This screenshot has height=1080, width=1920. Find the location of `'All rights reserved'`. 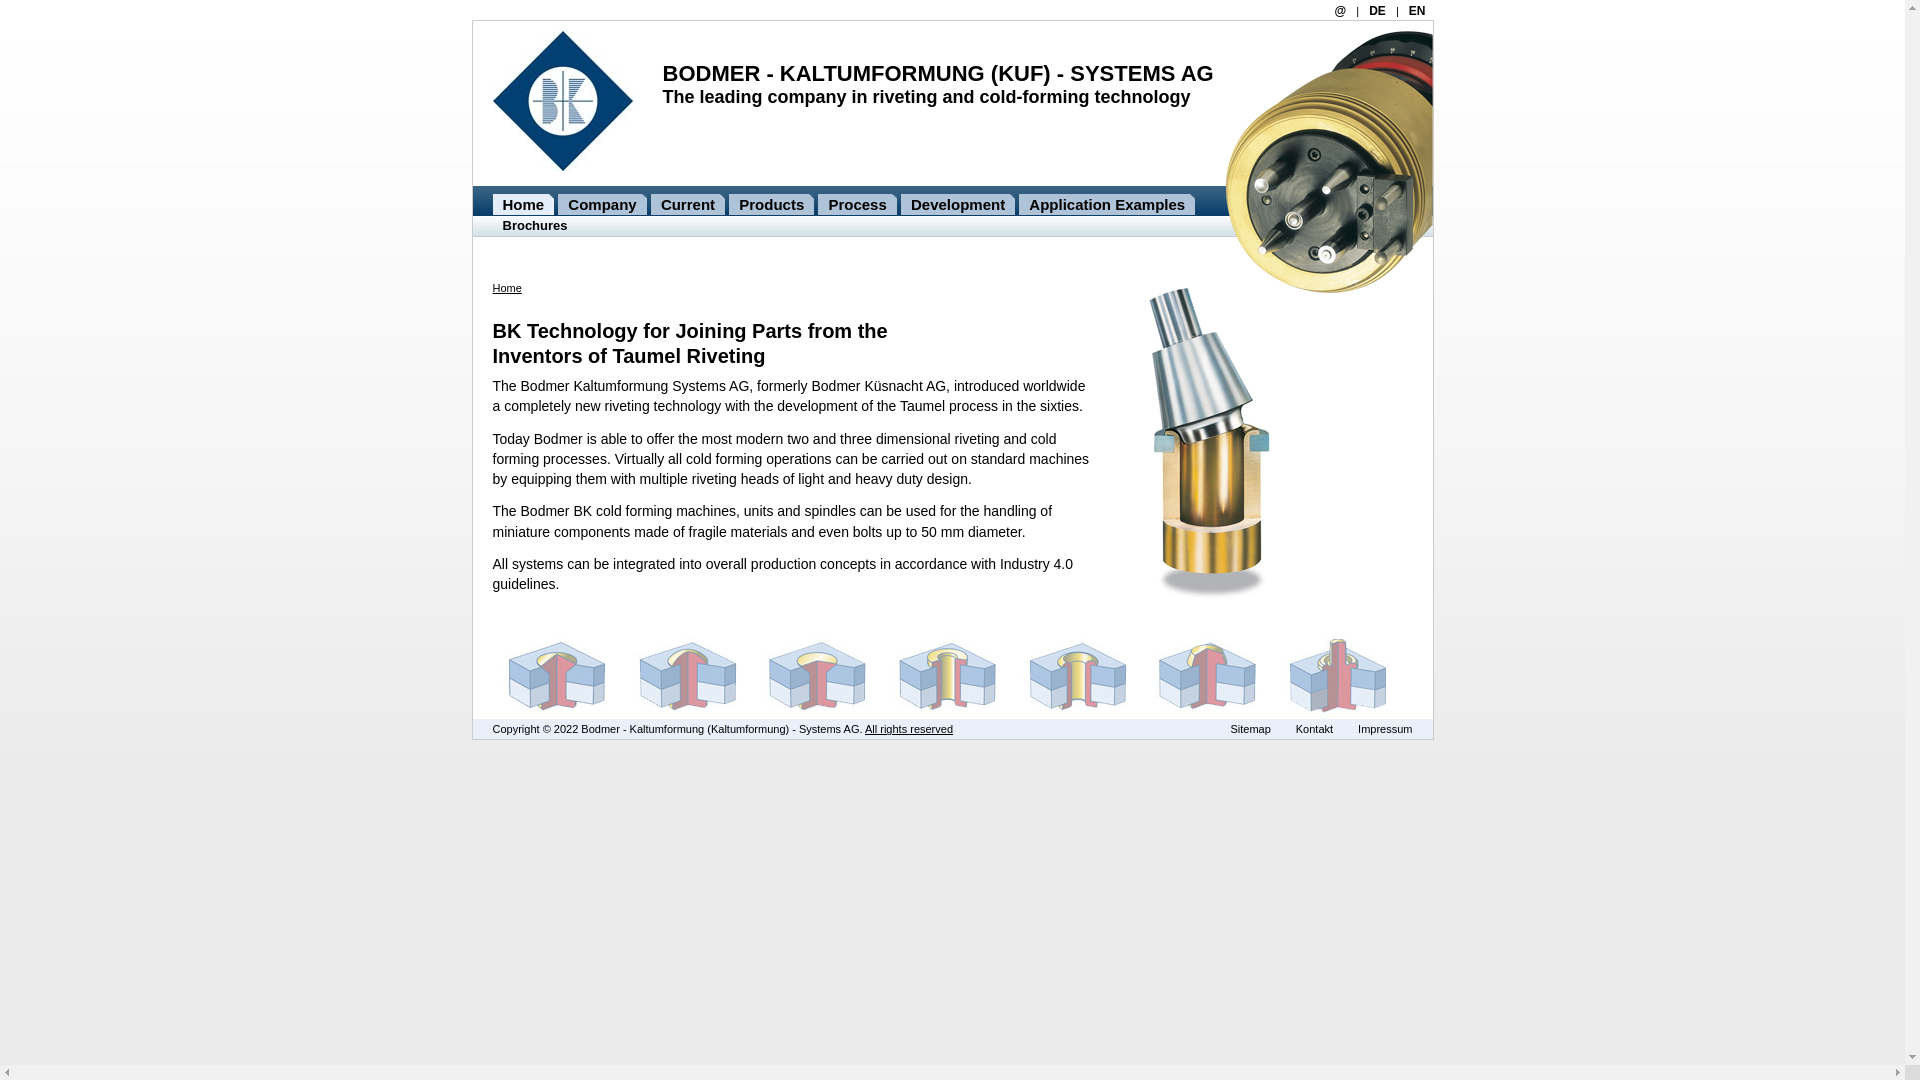

'All rights reserved' is located at coordinates (864, 729).